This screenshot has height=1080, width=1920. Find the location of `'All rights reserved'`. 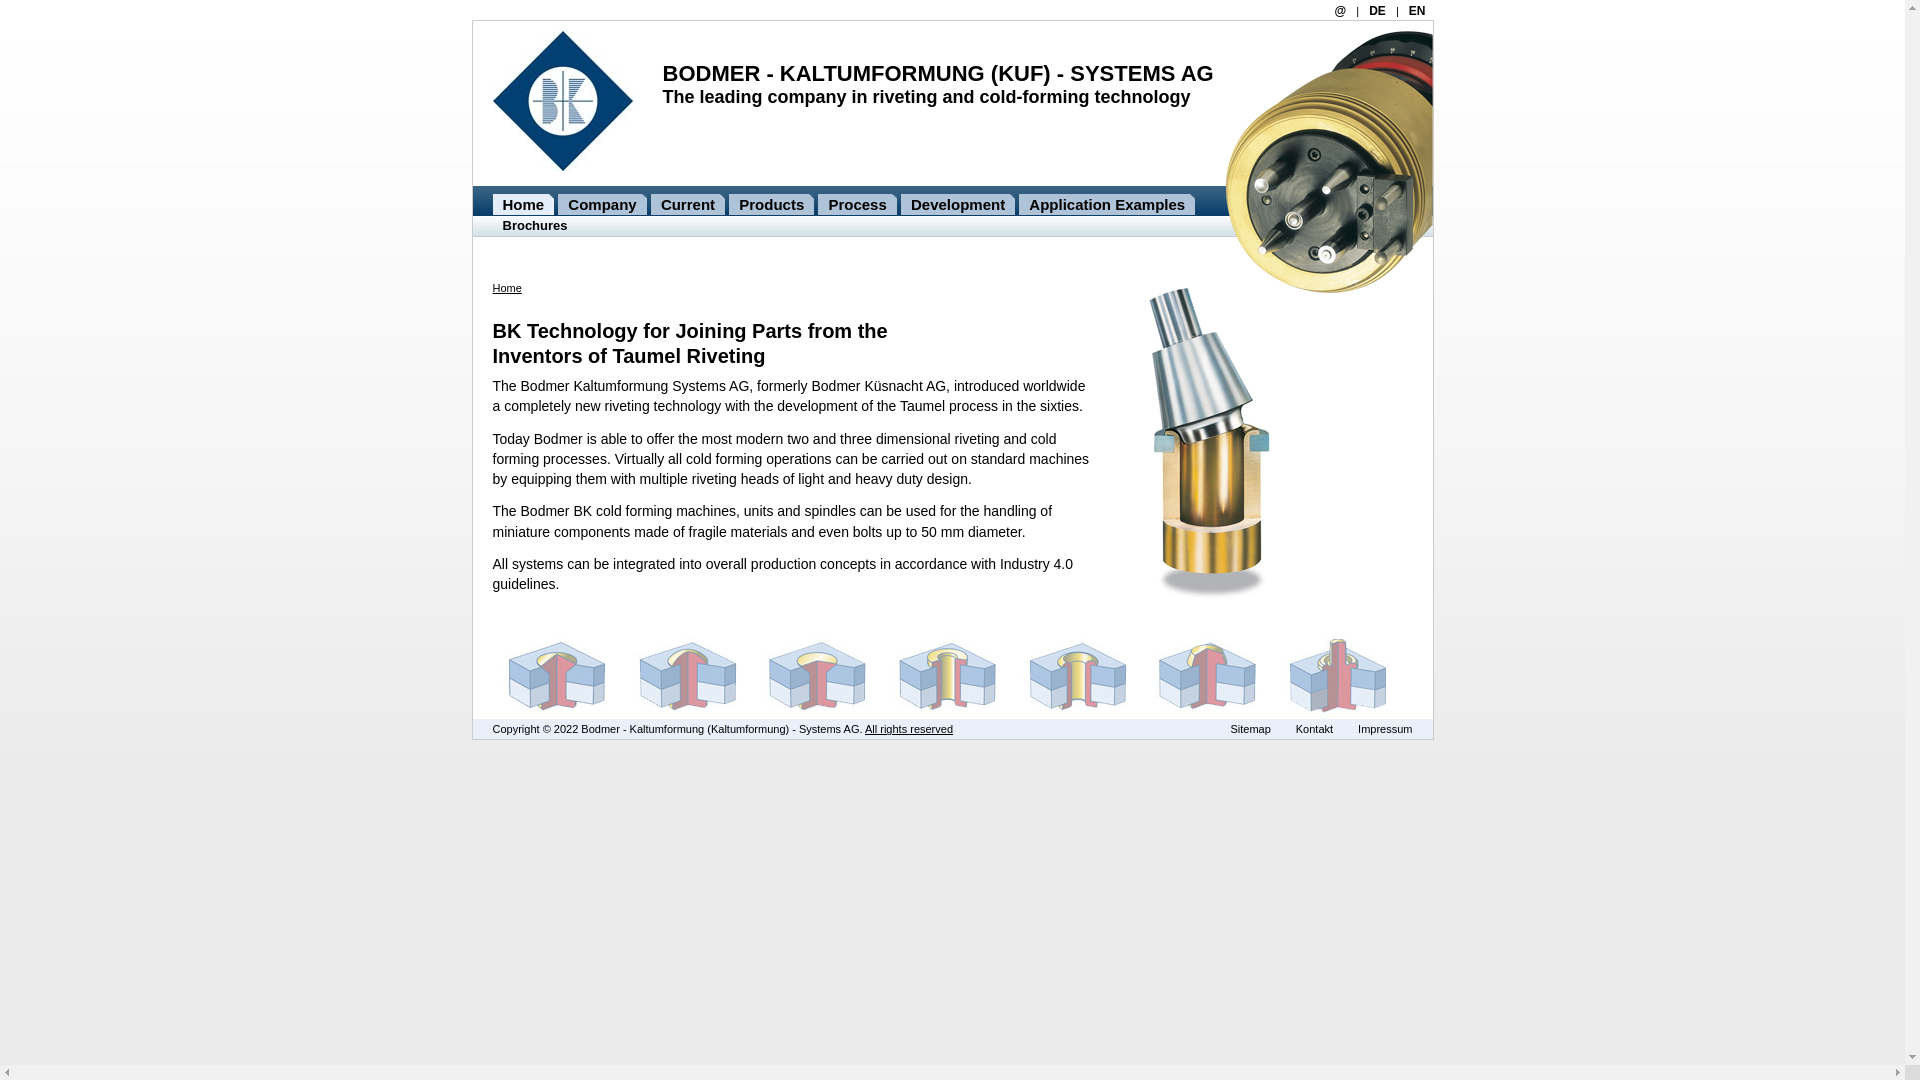

'All rights reserved' is located at coordinates (864, 729).